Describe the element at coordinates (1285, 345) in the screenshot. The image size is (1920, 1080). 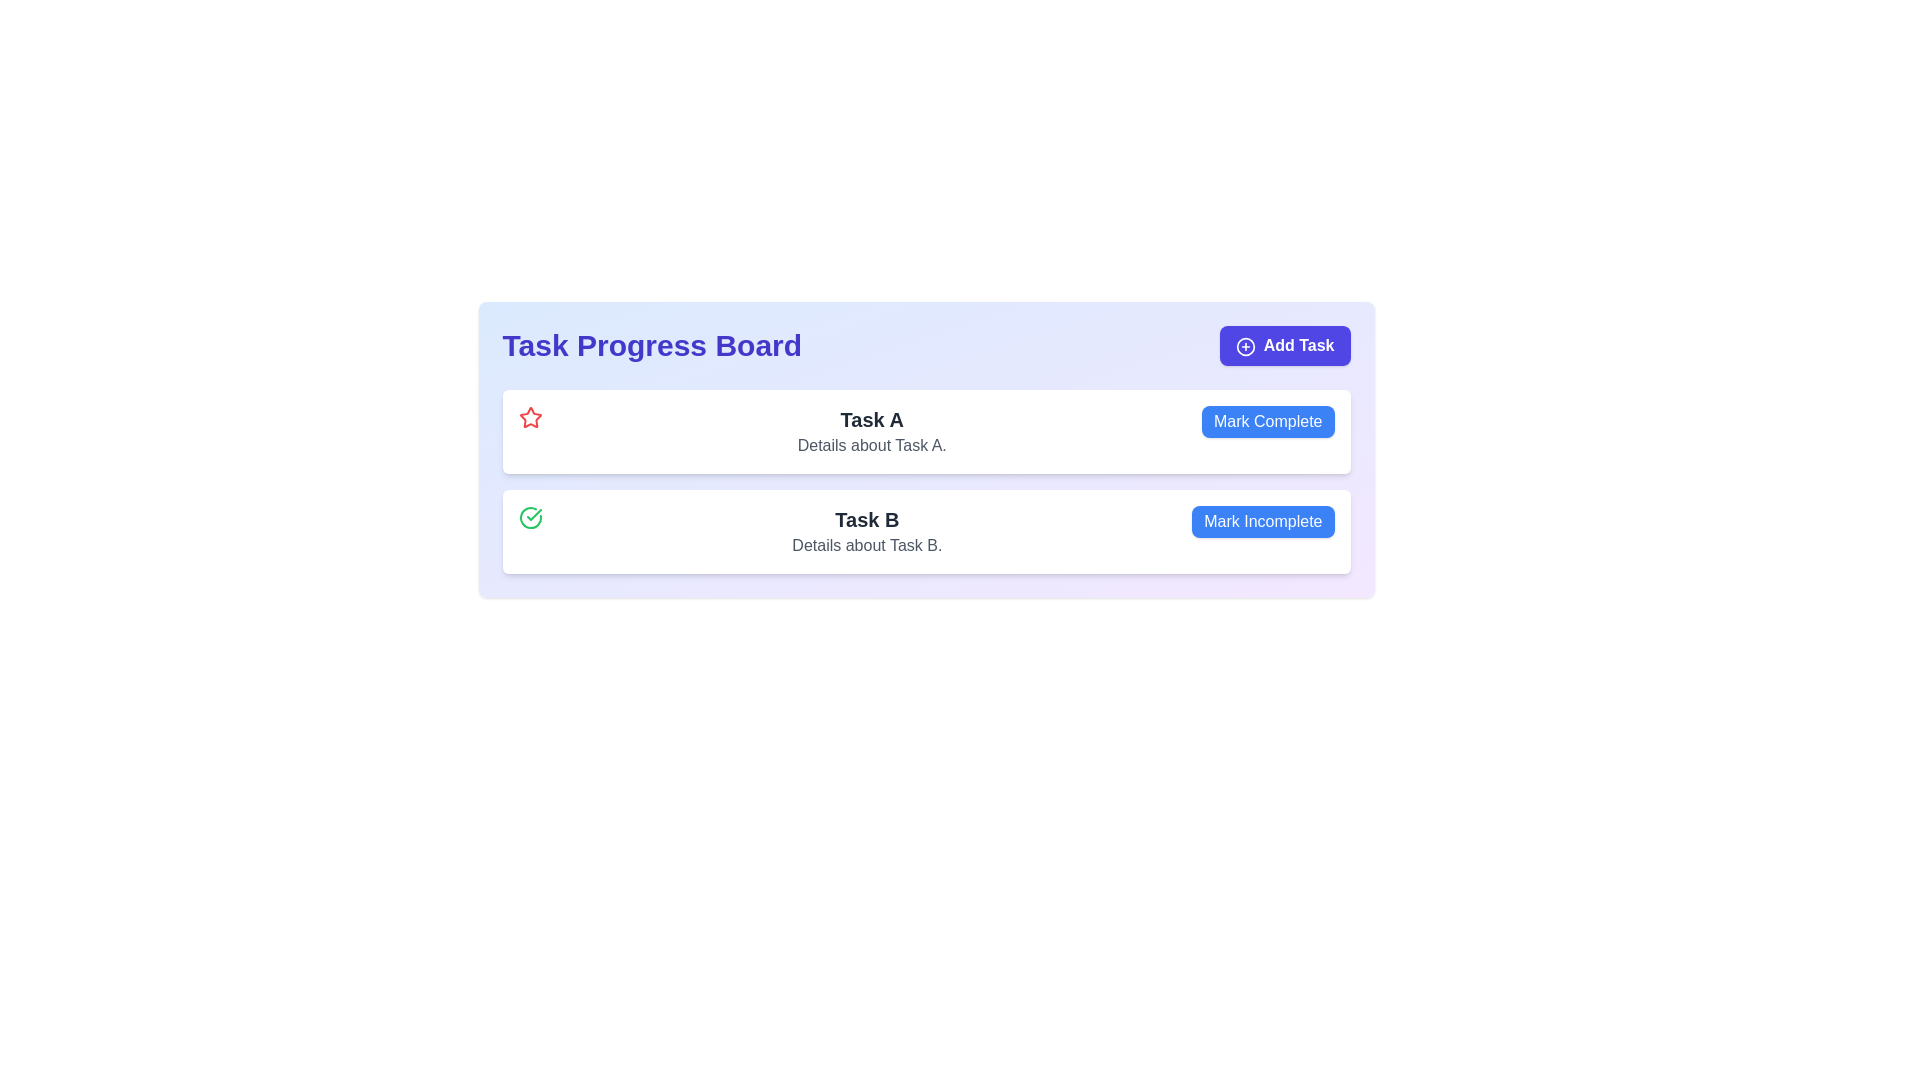
I see `the button located to the right of the 'Task Progress Board' header` at that location.